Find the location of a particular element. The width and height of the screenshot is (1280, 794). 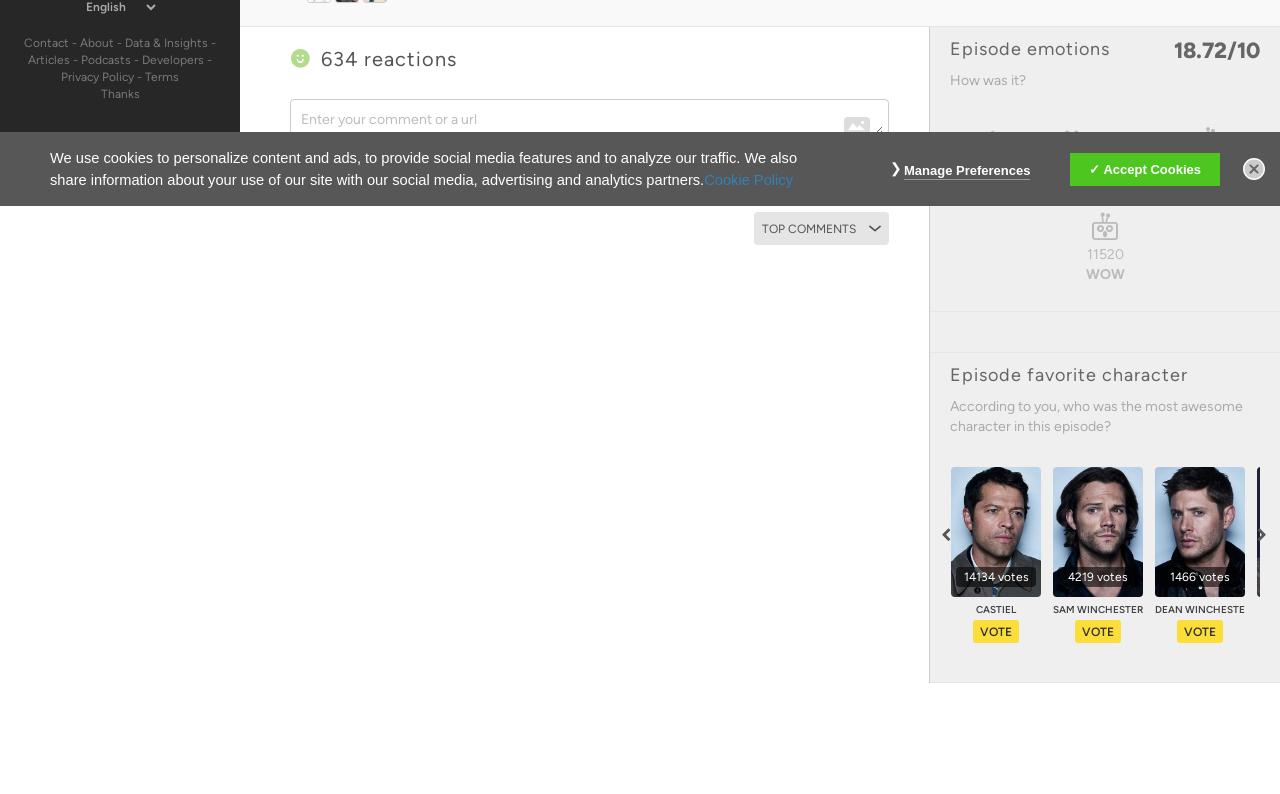

'Privacy Policy' is located at coordinates (96, 75).